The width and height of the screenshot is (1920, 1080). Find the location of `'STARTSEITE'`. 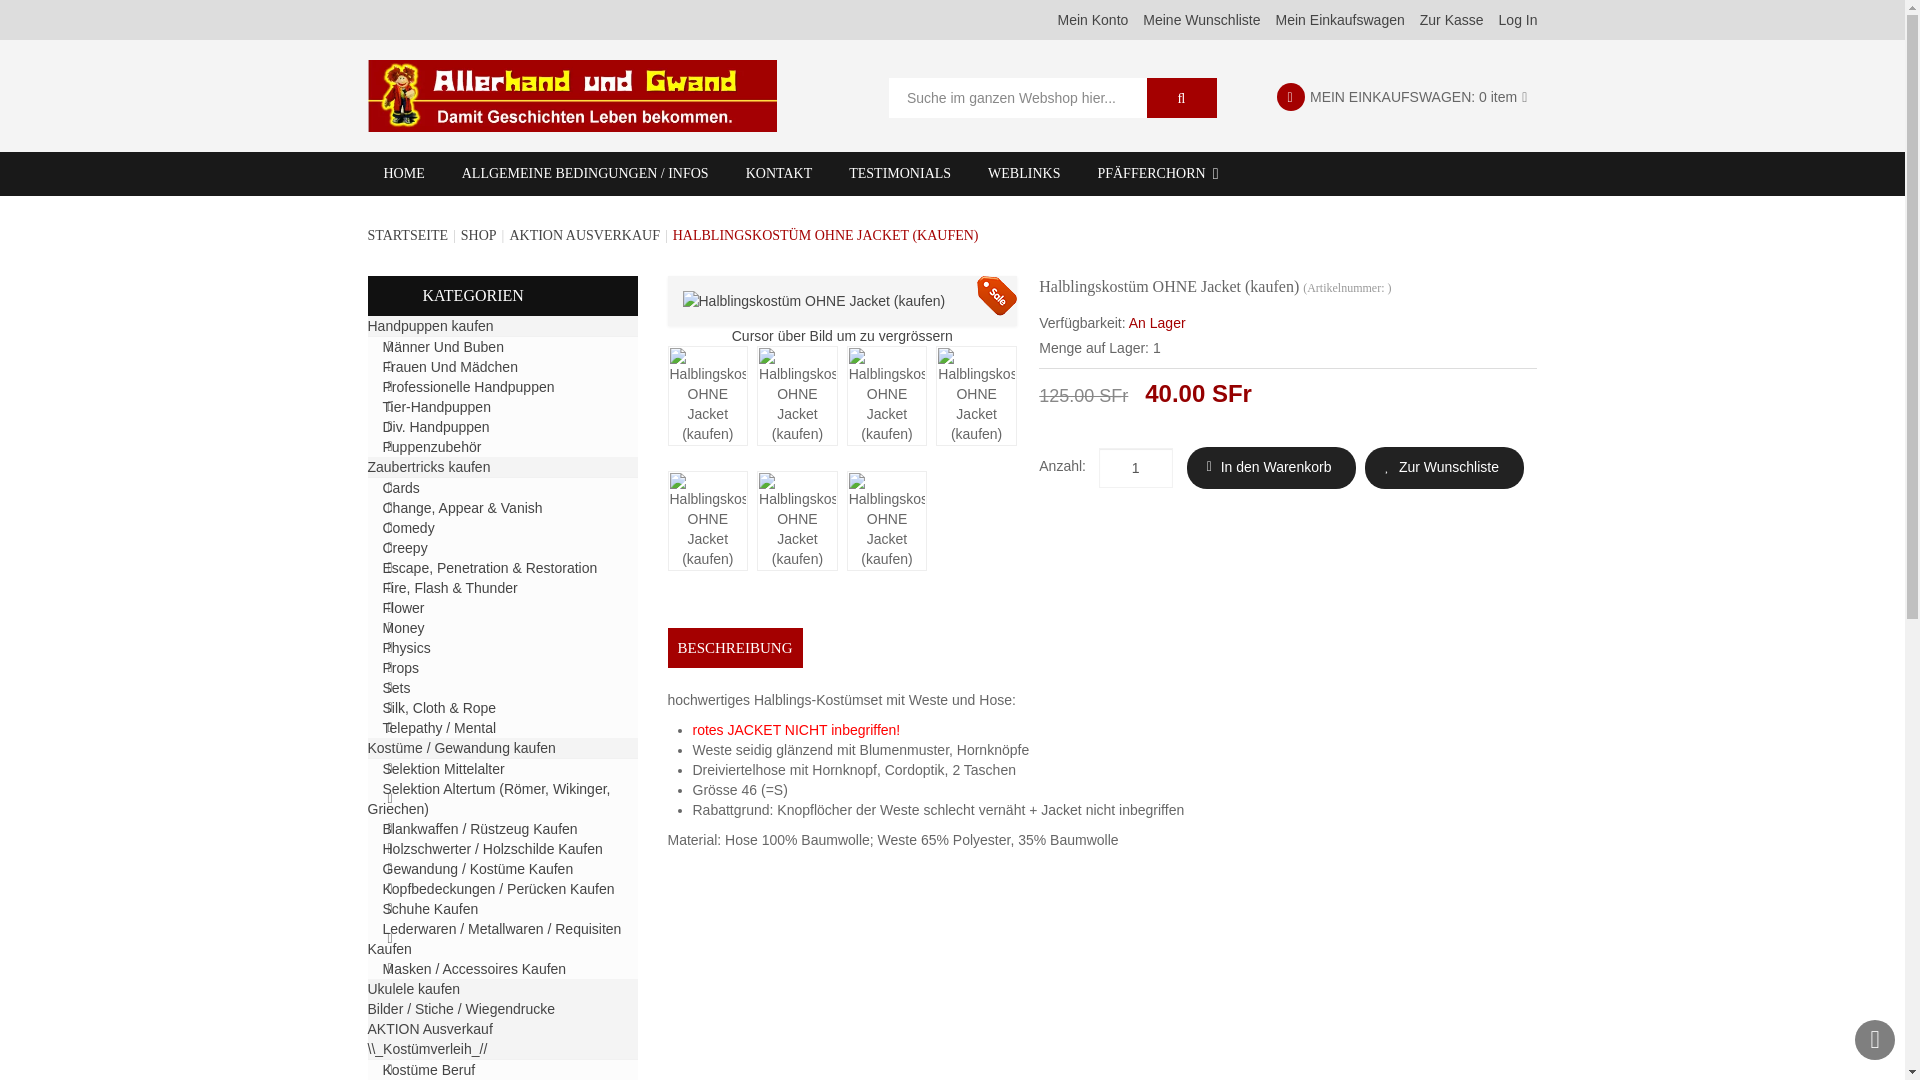

'STARTSEITE' is located at coordinates (407, 234).